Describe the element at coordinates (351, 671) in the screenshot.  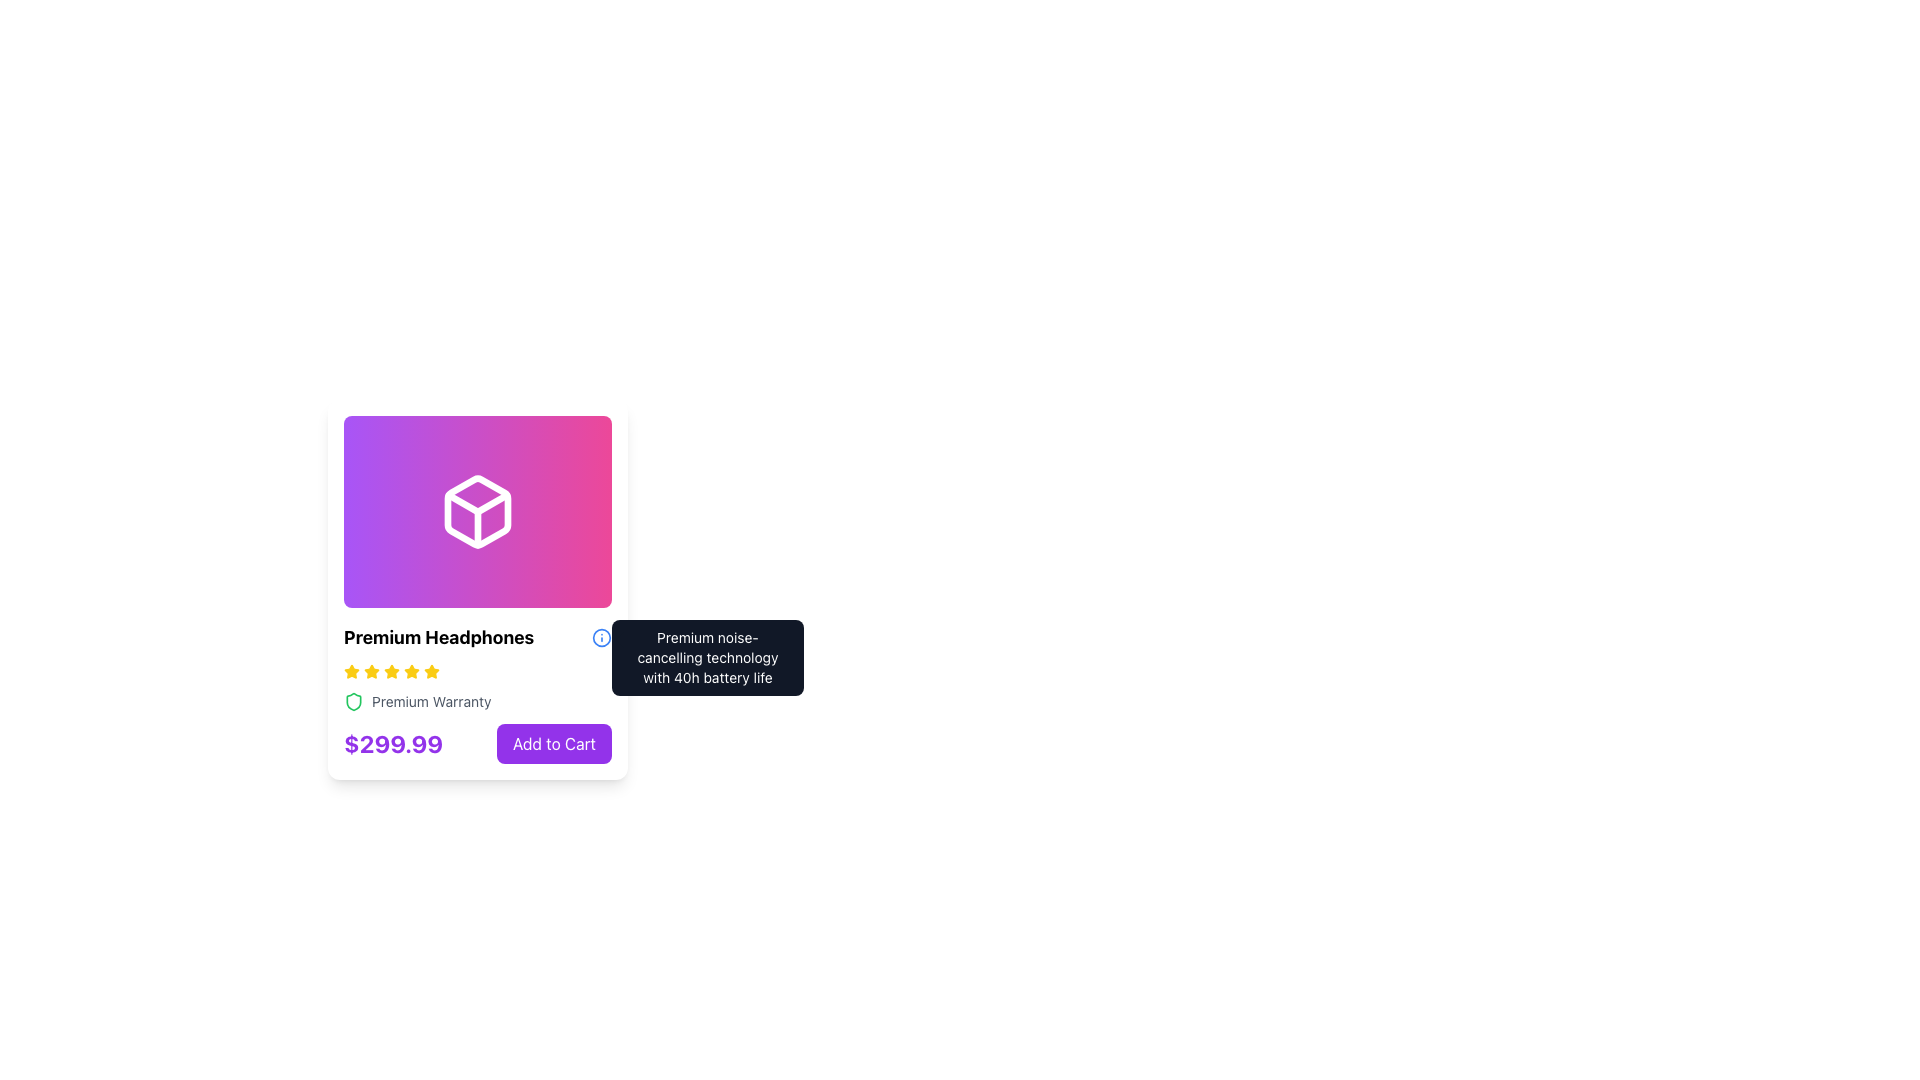
I see `the first star icon, which is a five-pointed yellow star, to interact with the rating system` at that location.